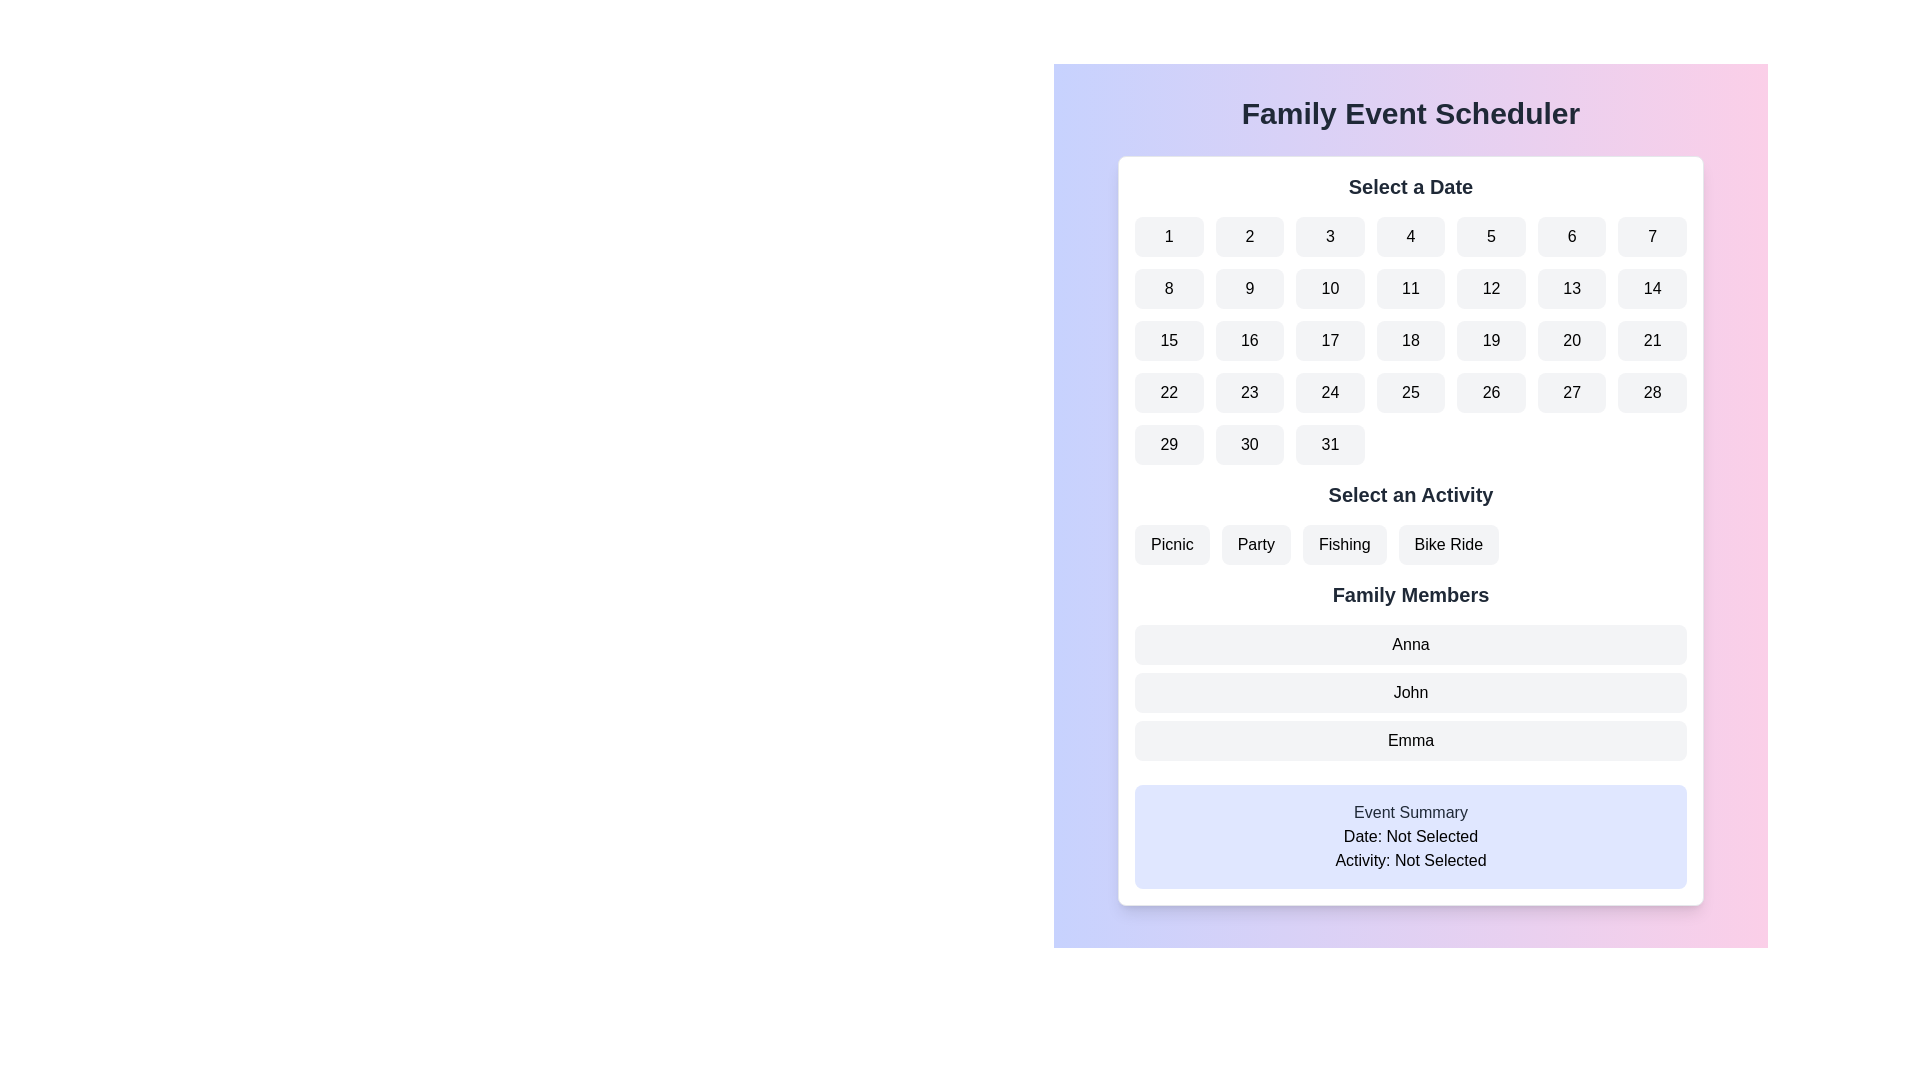 This screenshot has height=1080, width=1920. Describe the element at coordinates (1410, 186) in the screenshot. I see `the Static text heading that indicates the section for selecting a date, located at the top-center of the application interface` at that location.